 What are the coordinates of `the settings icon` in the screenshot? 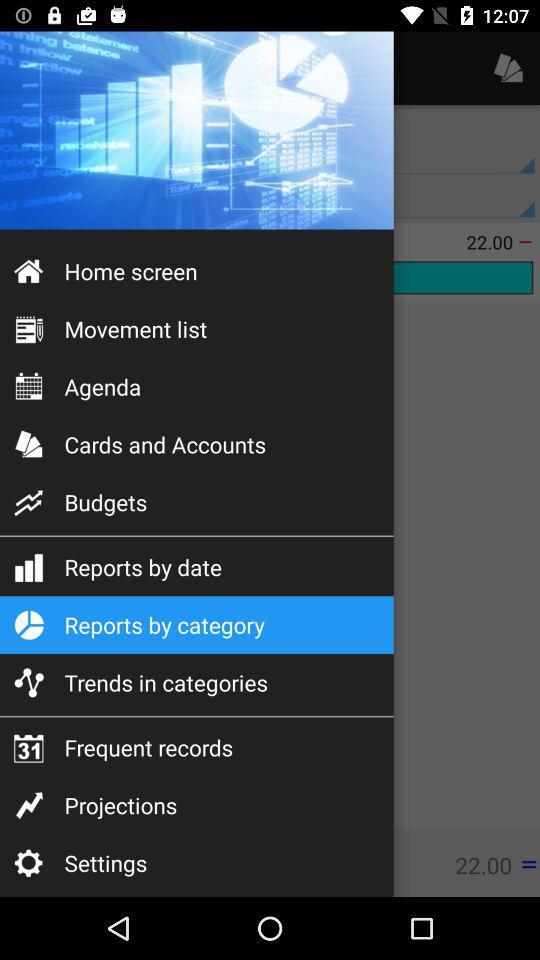 It's located at (33, 861).